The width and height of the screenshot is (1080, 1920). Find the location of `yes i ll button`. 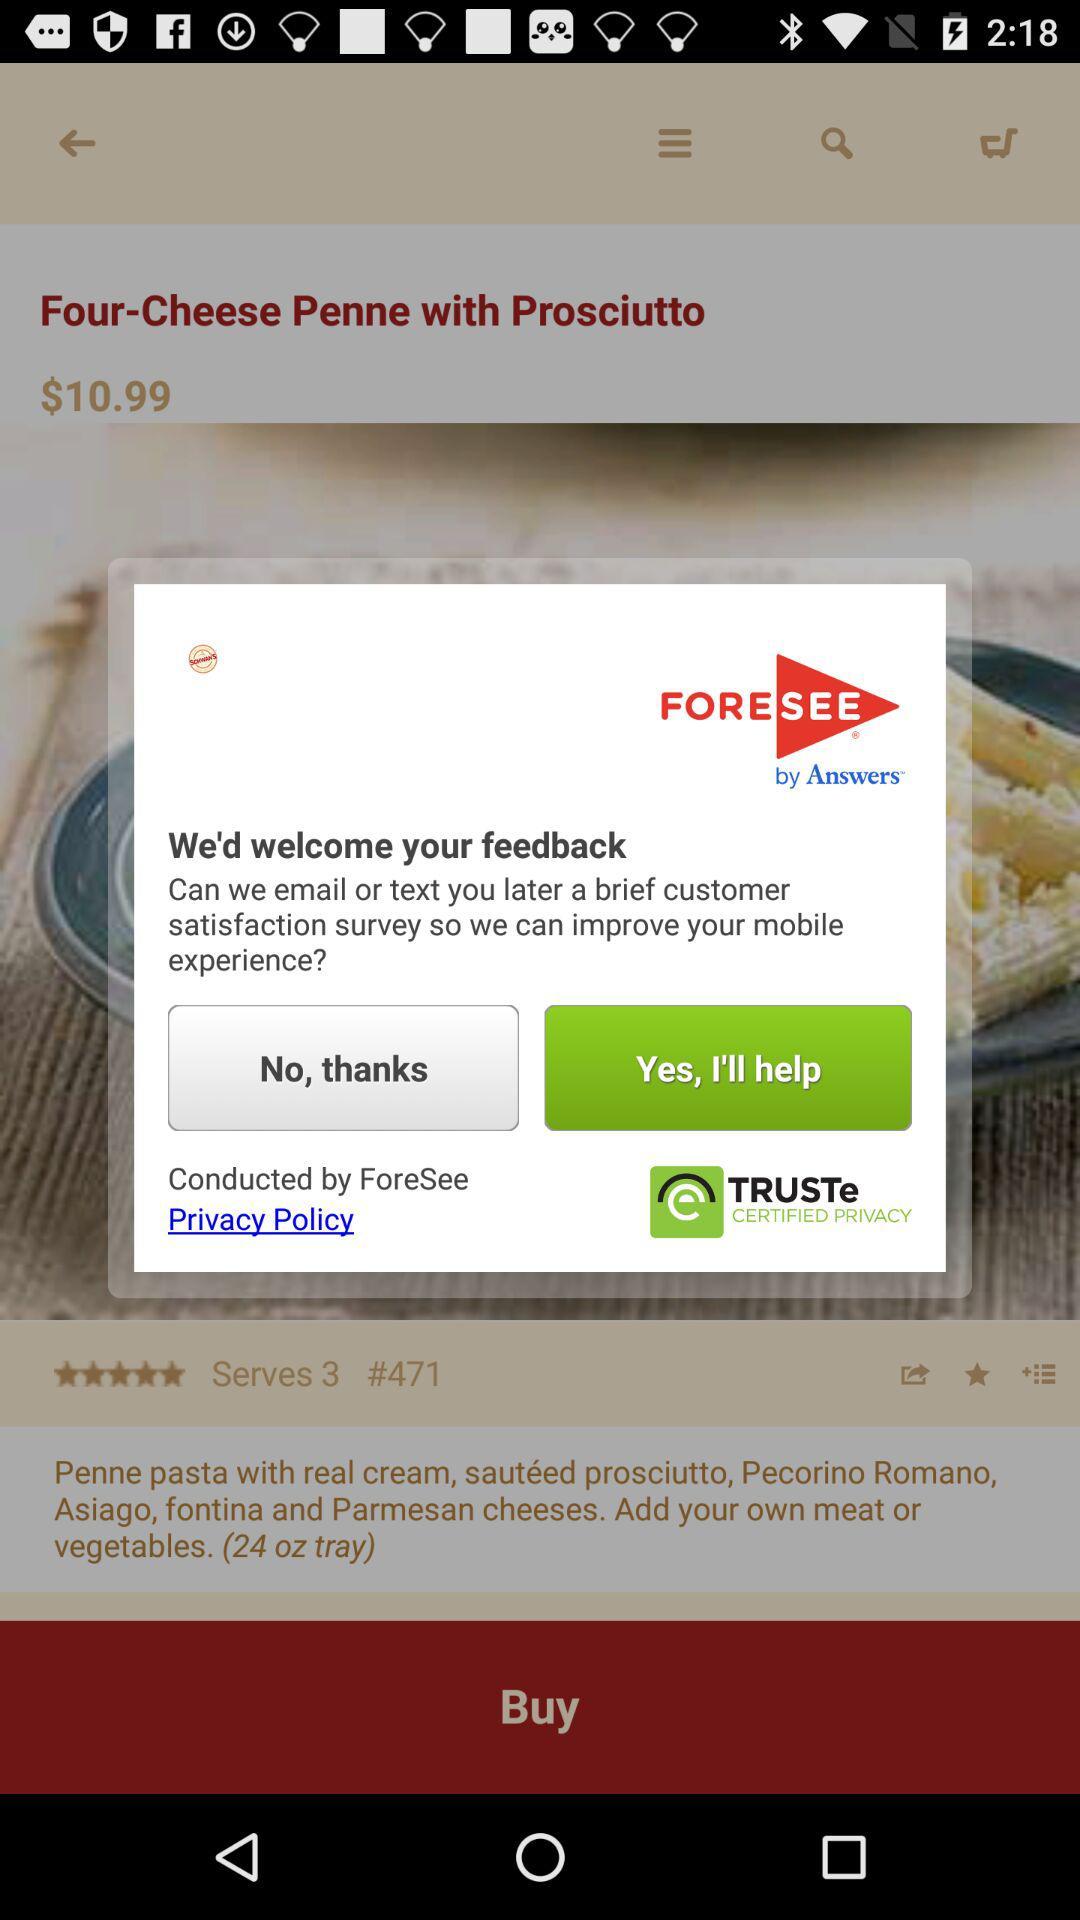

yes i ll button is located at coordinates (728, 1067).